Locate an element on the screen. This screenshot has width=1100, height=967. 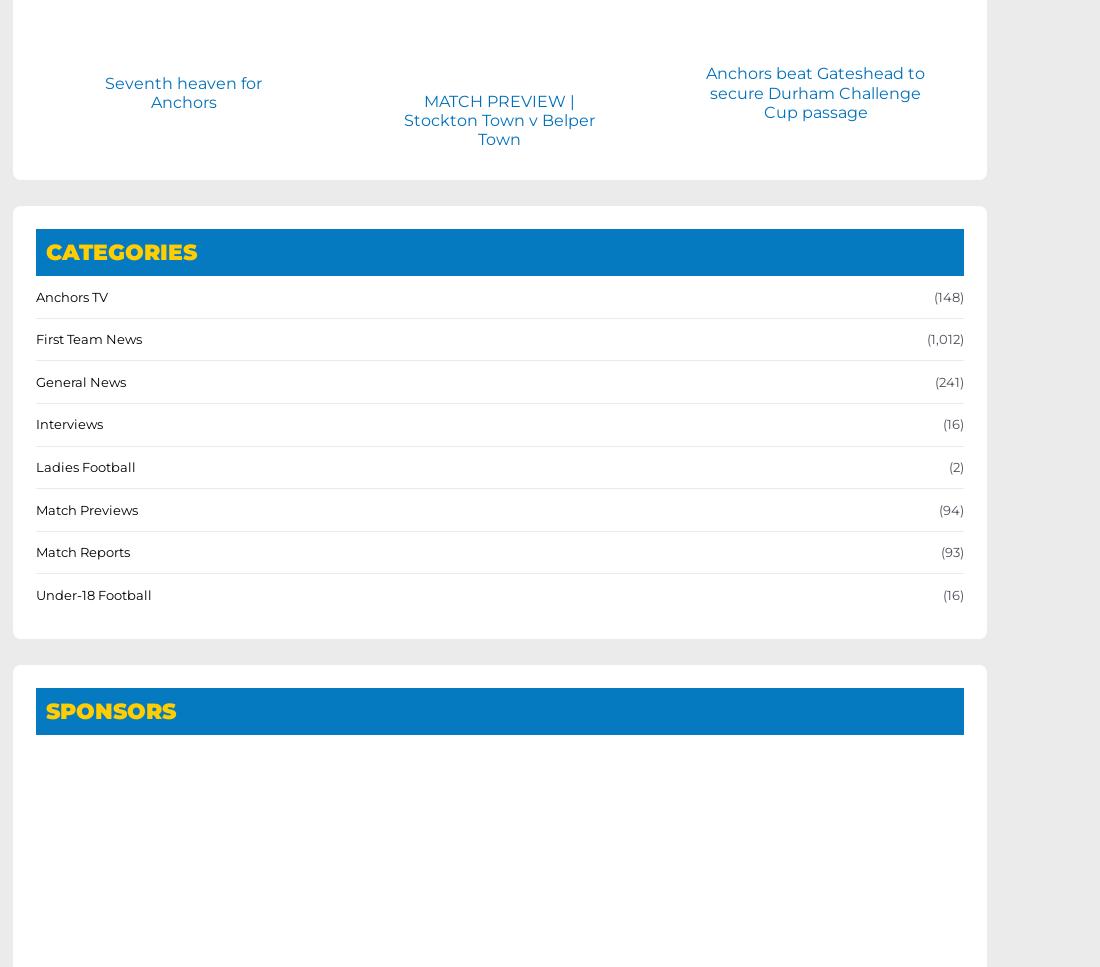
'Seventh heaven for Anchors' is located at coordinates (182, 93).